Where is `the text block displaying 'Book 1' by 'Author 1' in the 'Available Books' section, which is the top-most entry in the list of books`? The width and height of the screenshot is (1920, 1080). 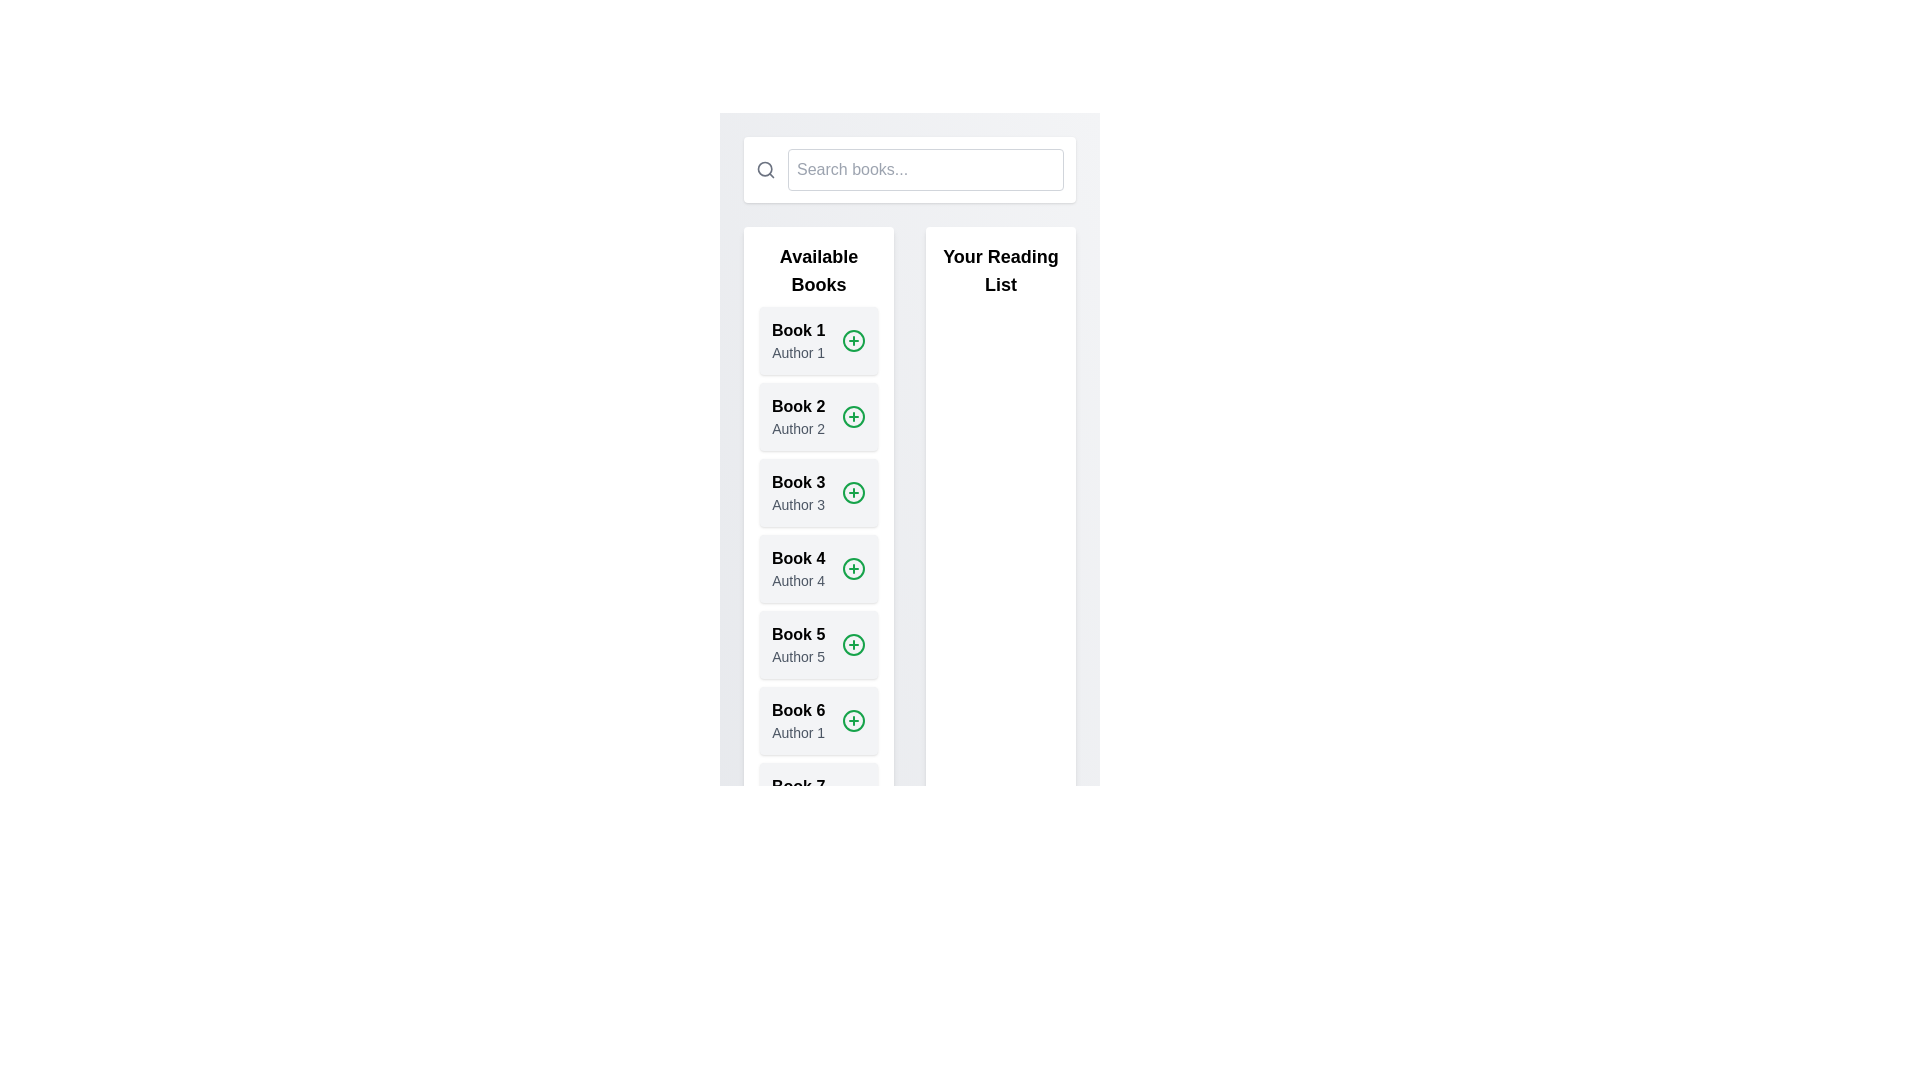
the text block displaying 'Book 1' by 'Author 1' in the 'Available Books' section, which is the top-most entry in the list of books is located at coordinates (797, 339).